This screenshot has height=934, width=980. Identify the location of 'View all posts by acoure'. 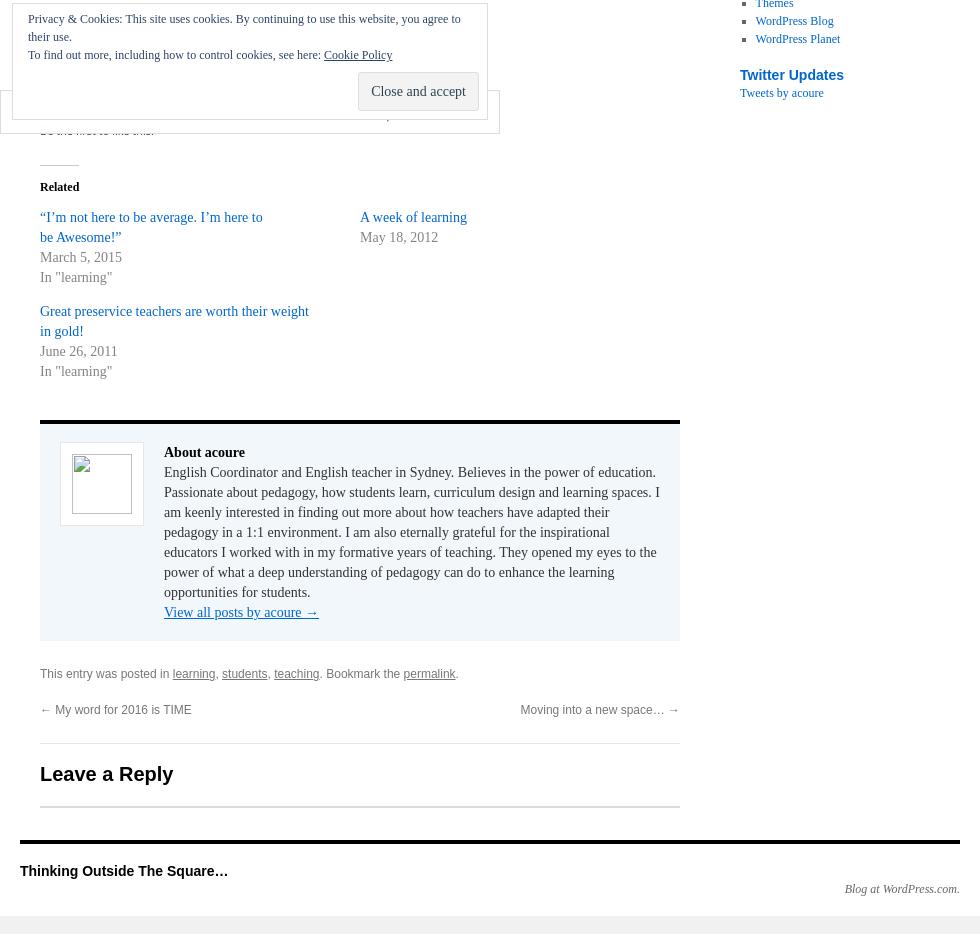
(234, 612).